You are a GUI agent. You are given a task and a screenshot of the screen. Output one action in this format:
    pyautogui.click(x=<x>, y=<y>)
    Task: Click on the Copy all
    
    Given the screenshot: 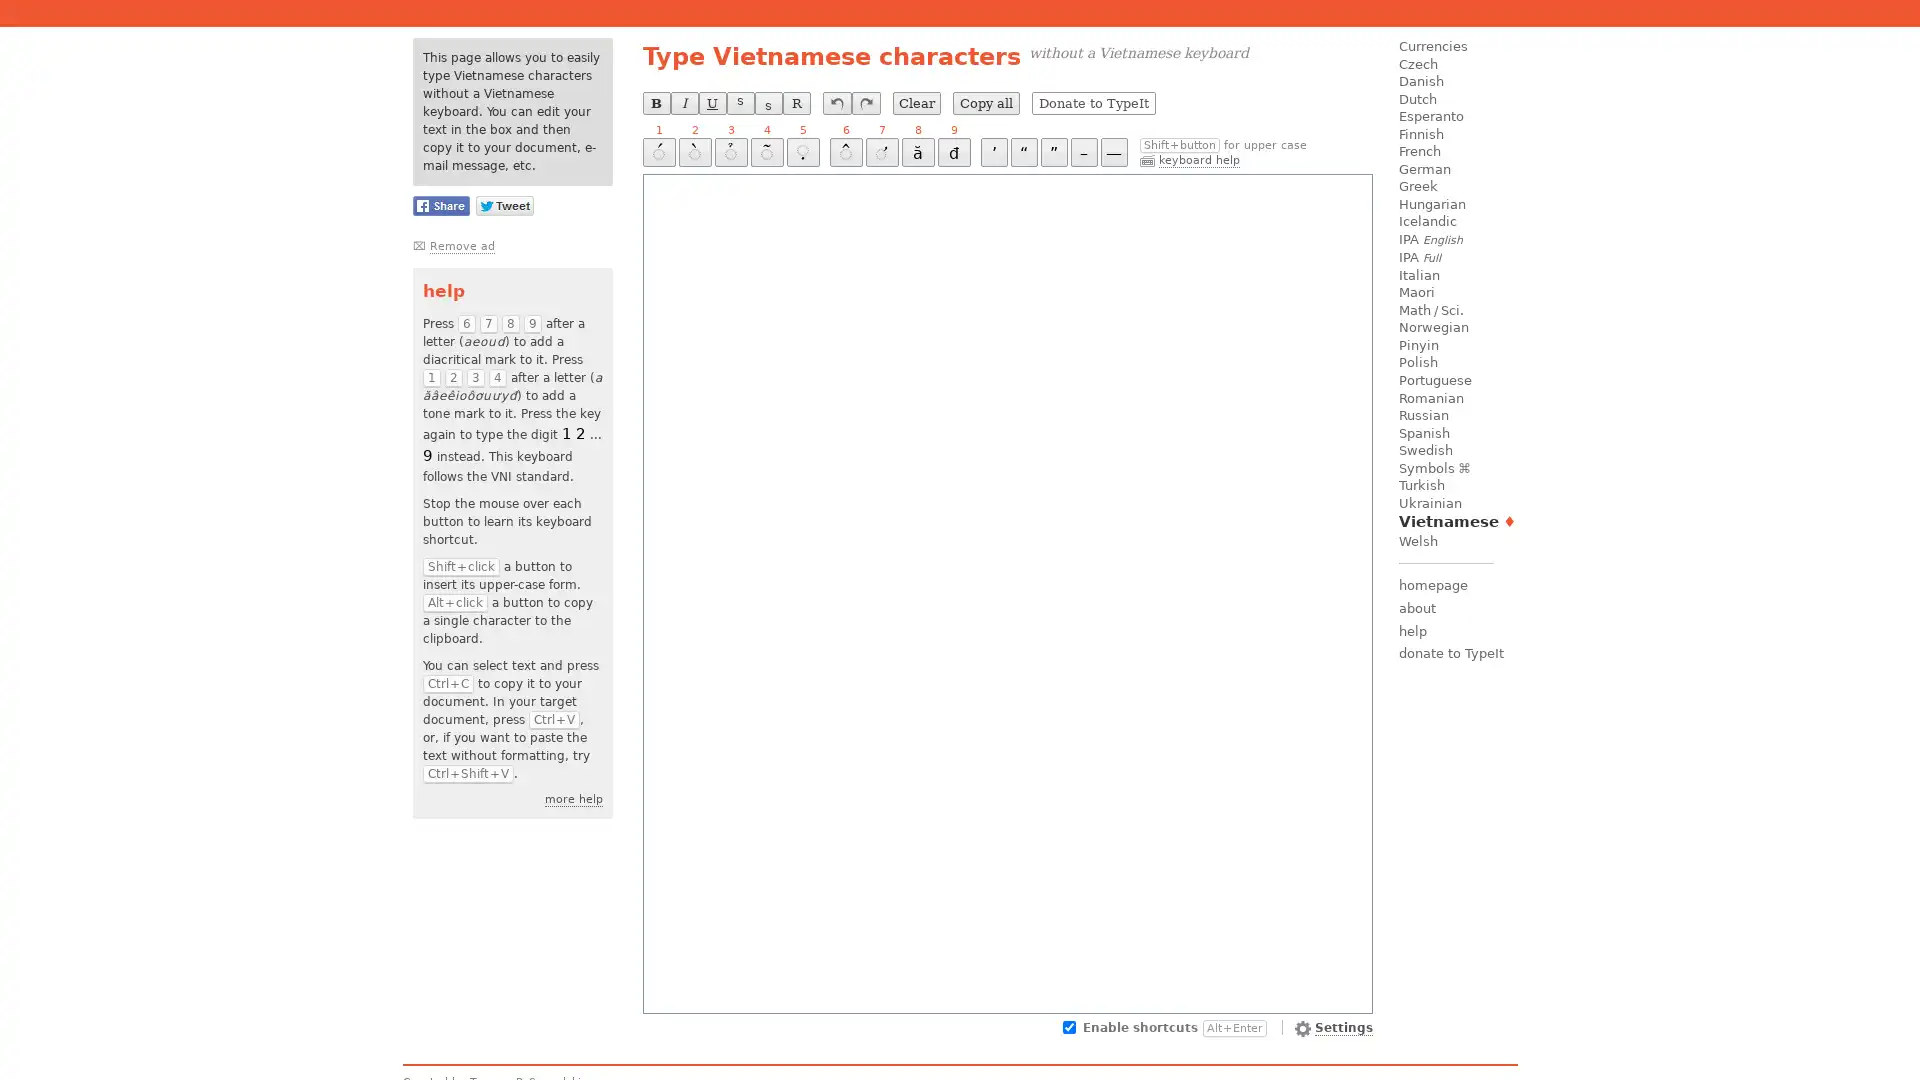 What is the action you would take?
    pyautogui.click(x=985, y=103)
    